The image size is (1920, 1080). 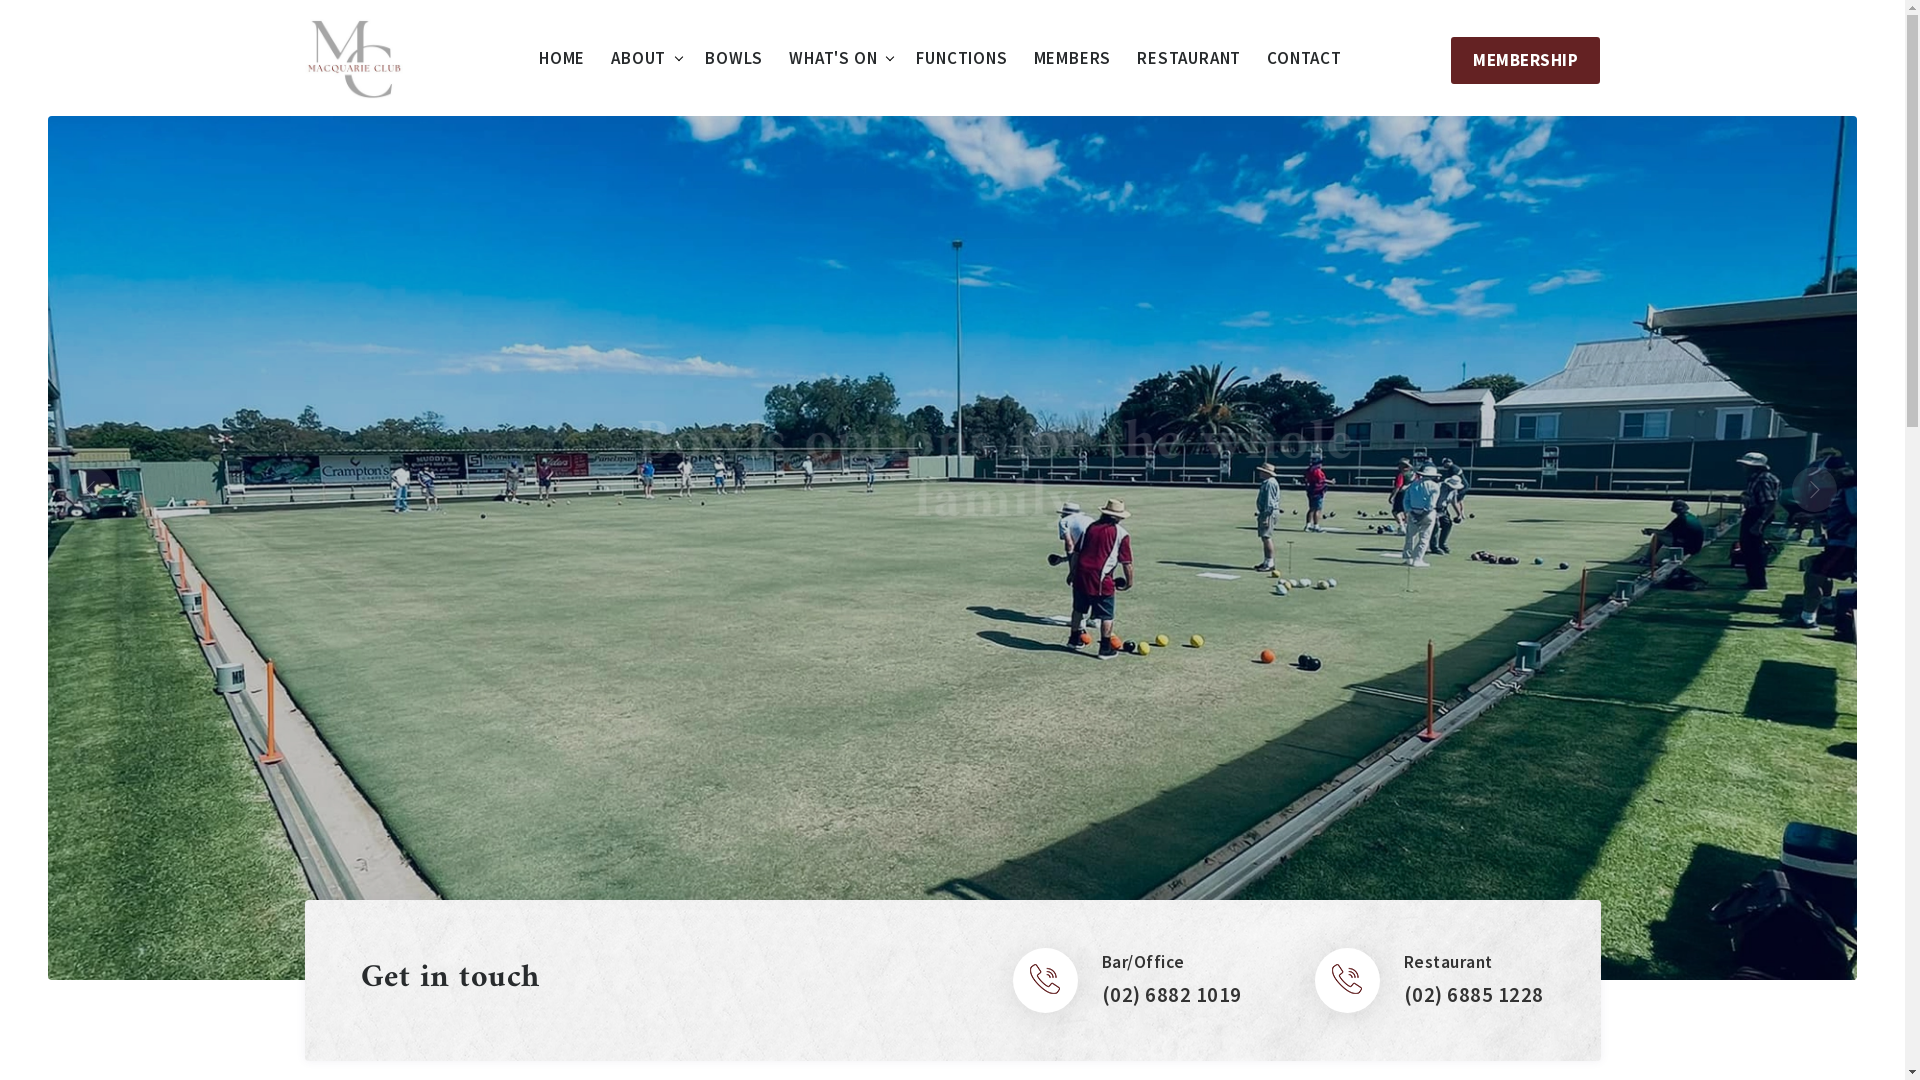 I want to click on 'FUNCTIONS', so click(x=961, y=57).